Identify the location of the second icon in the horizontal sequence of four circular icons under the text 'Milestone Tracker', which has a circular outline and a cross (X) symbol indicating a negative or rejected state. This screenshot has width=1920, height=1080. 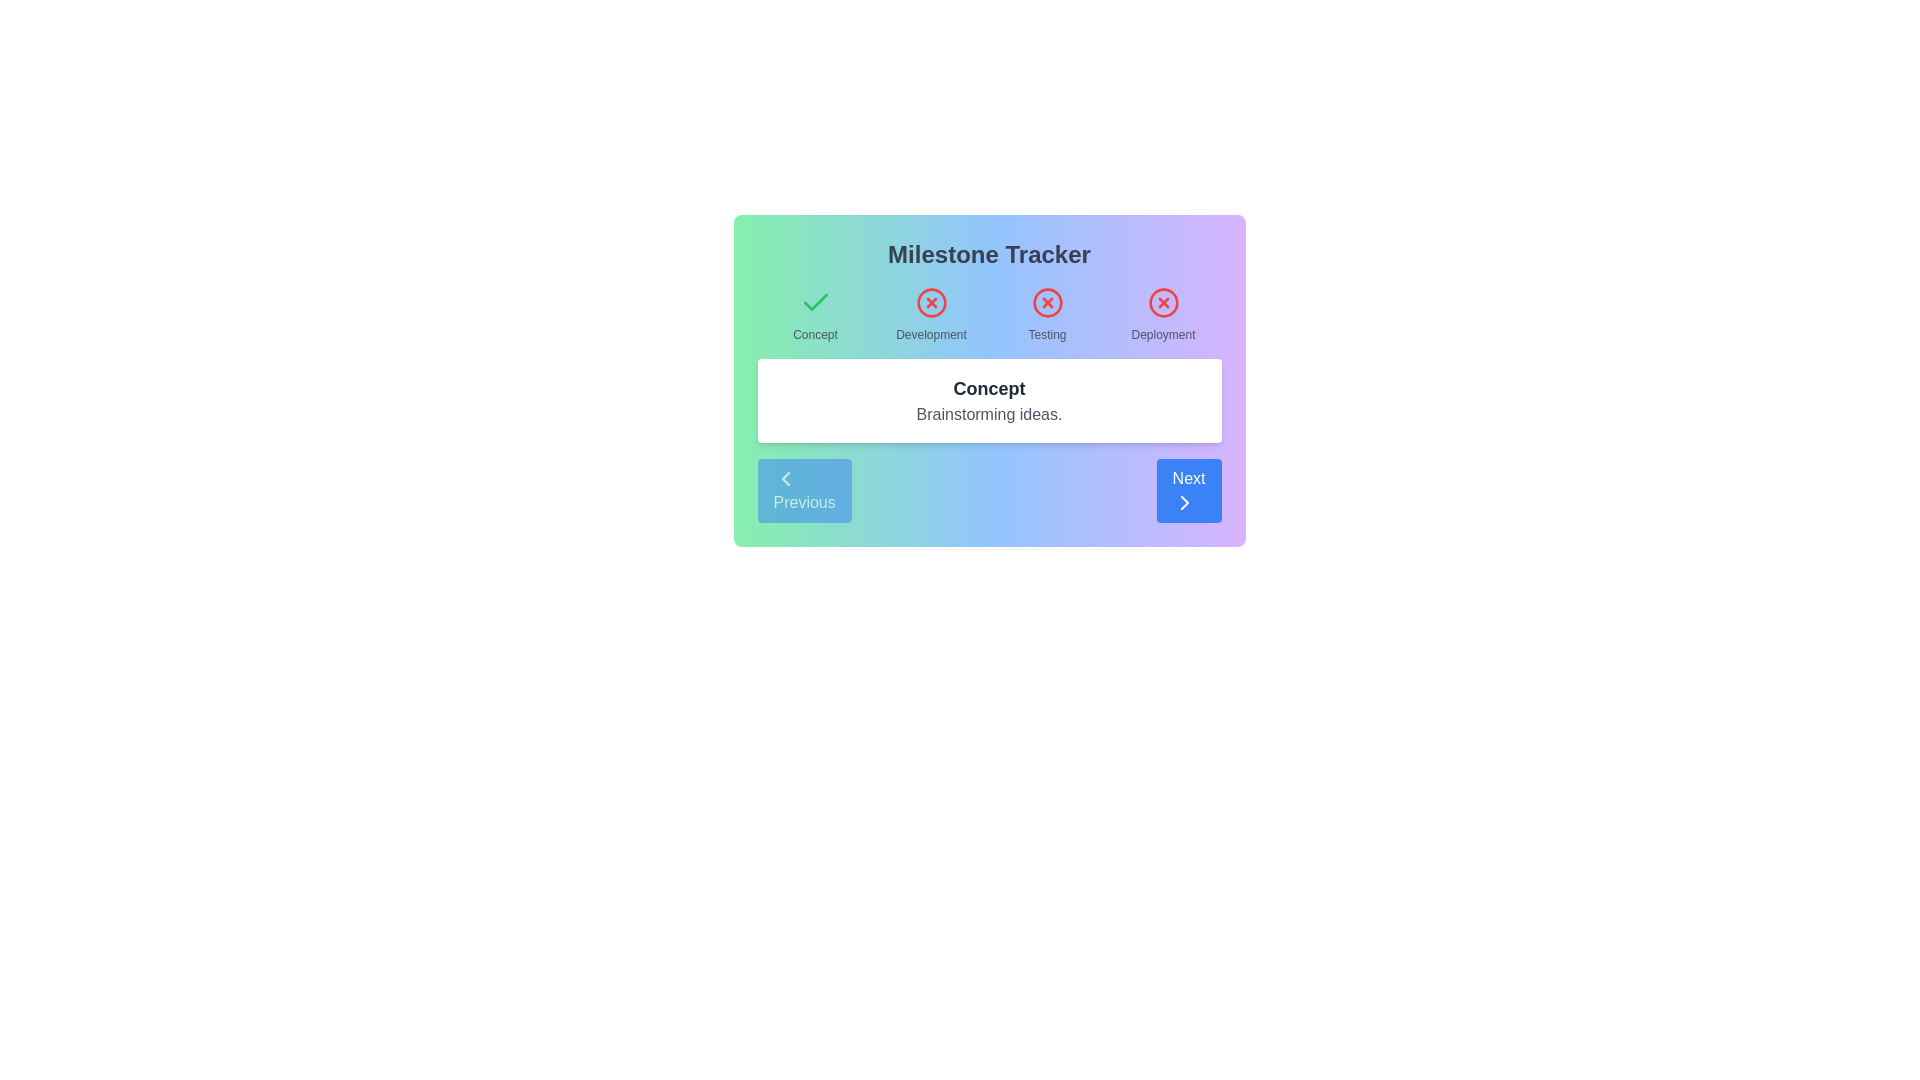
(930, 303).